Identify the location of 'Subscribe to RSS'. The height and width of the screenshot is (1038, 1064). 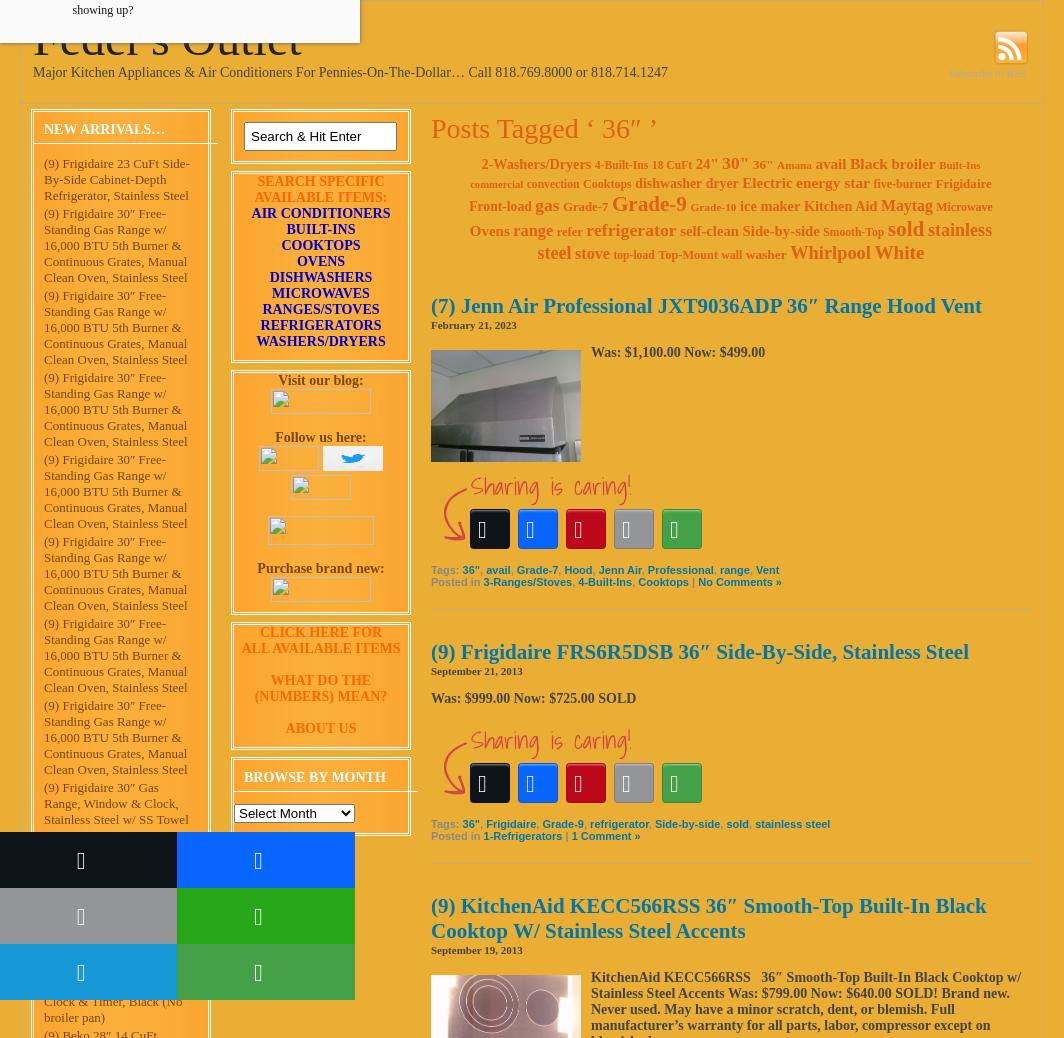
(948, 71).